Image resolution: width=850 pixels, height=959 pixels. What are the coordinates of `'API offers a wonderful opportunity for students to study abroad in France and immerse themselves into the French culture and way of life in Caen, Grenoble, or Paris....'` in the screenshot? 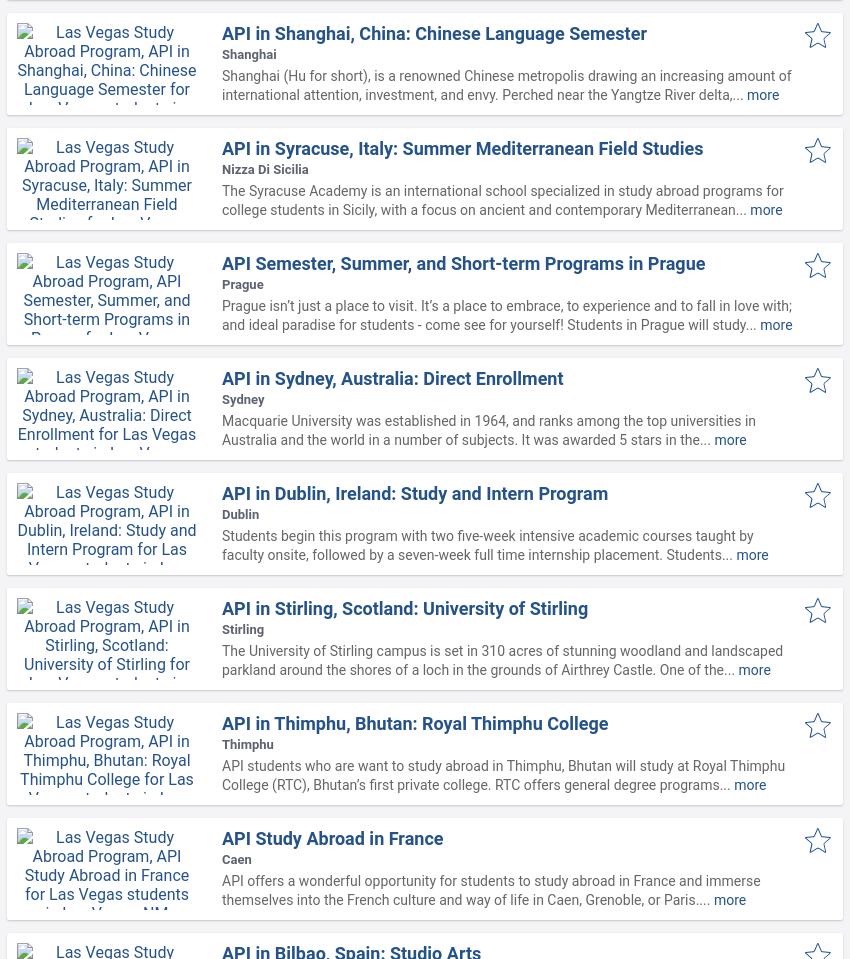 It's located at (490, 889).